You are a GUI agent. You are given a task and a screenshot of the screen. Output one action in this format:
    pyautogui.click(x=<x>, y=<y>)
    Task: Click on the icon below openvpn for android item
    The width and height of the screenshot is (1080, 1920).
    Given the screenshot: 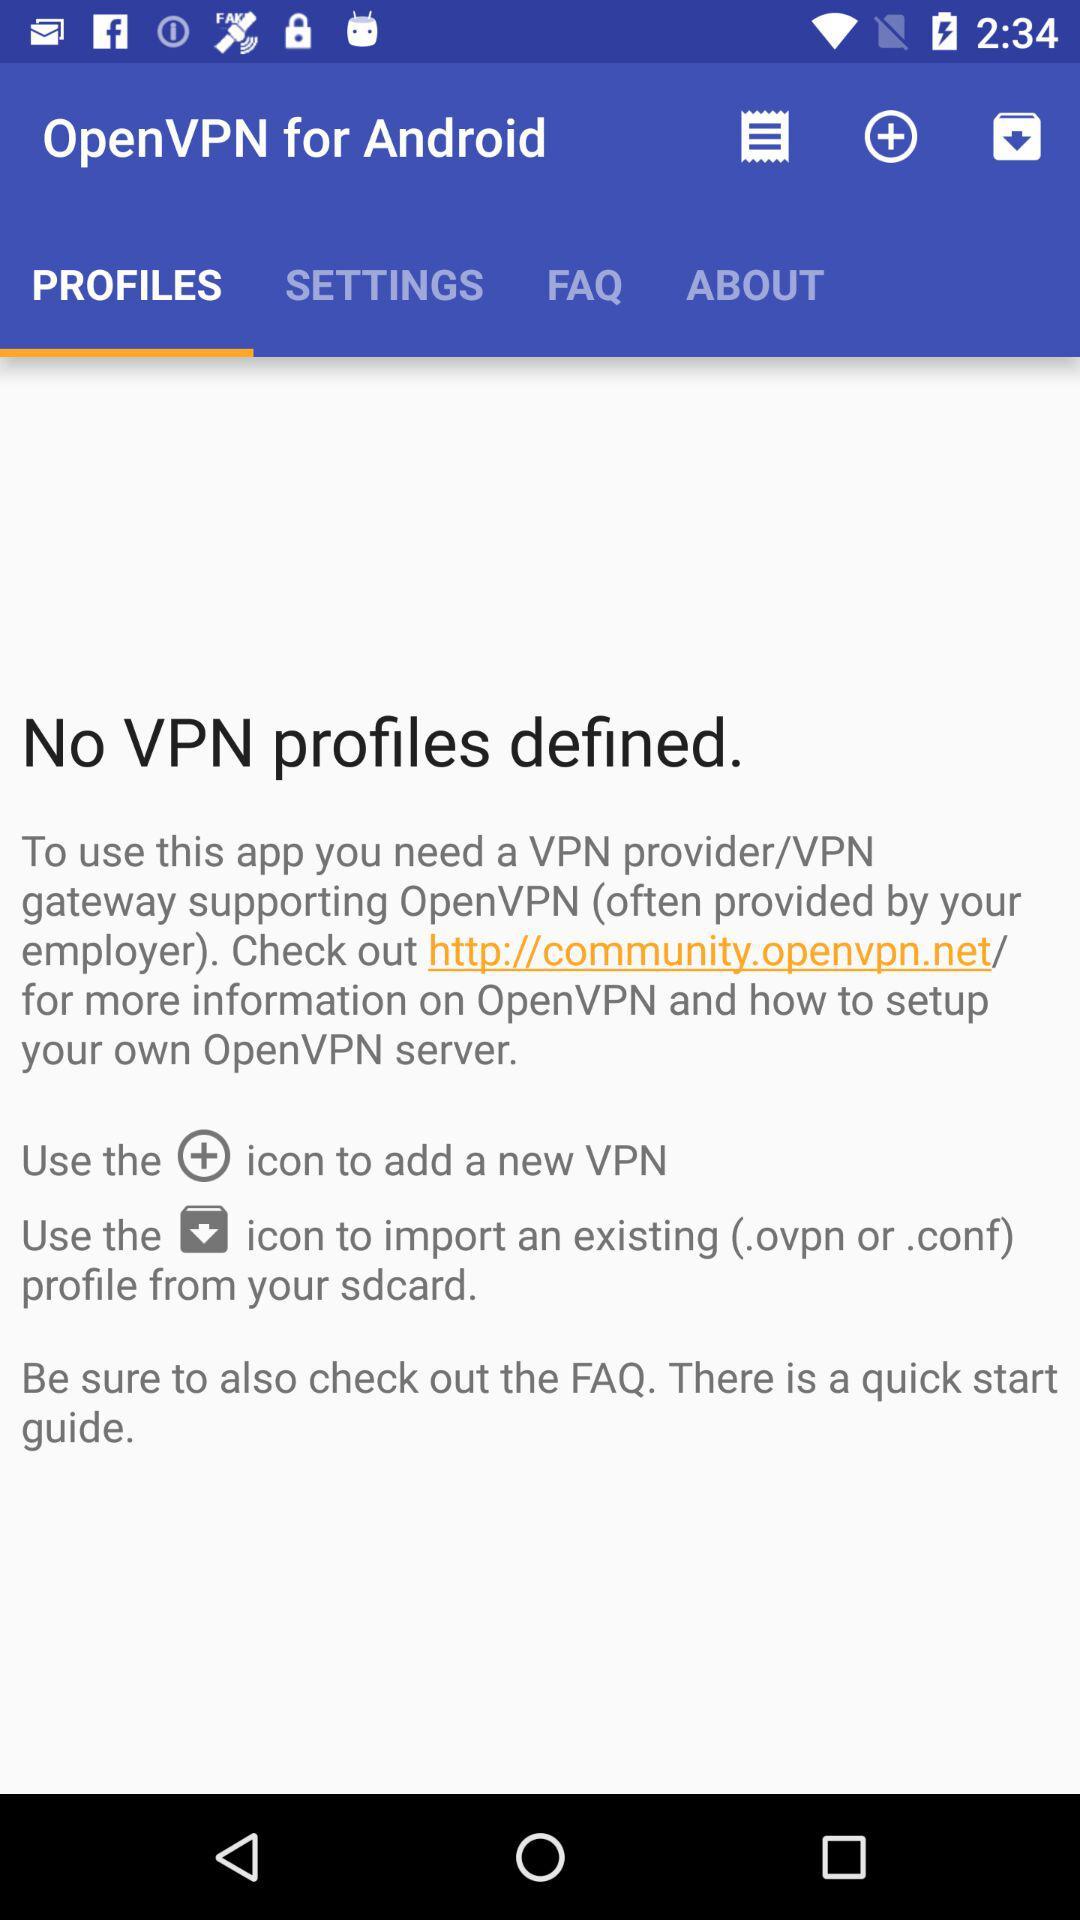 What is the action you would take?
    pyautogui.click(x=384, y=282)
    